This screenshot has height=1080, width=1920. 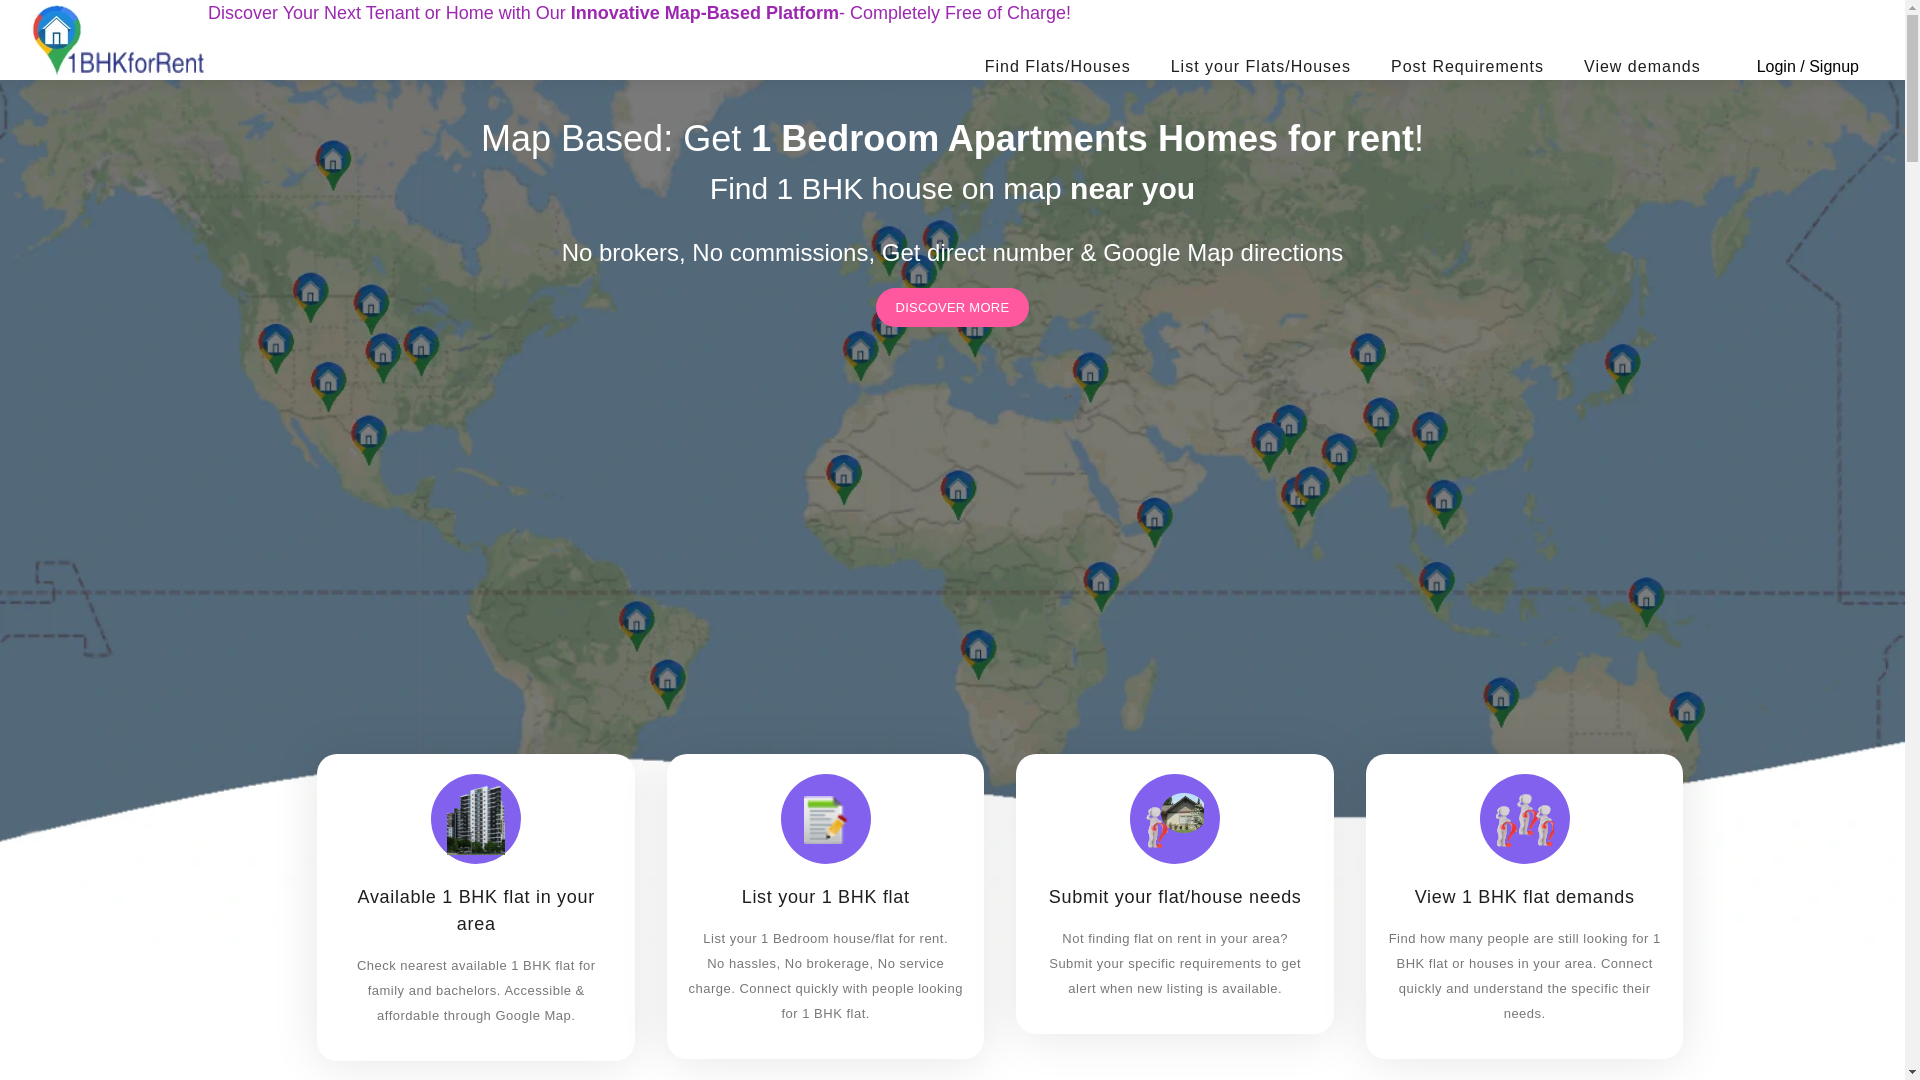 What do you see at coordinates (1642, 65) in the screenshot?
I see `'View demands'` at bounding box center [1642, 65].